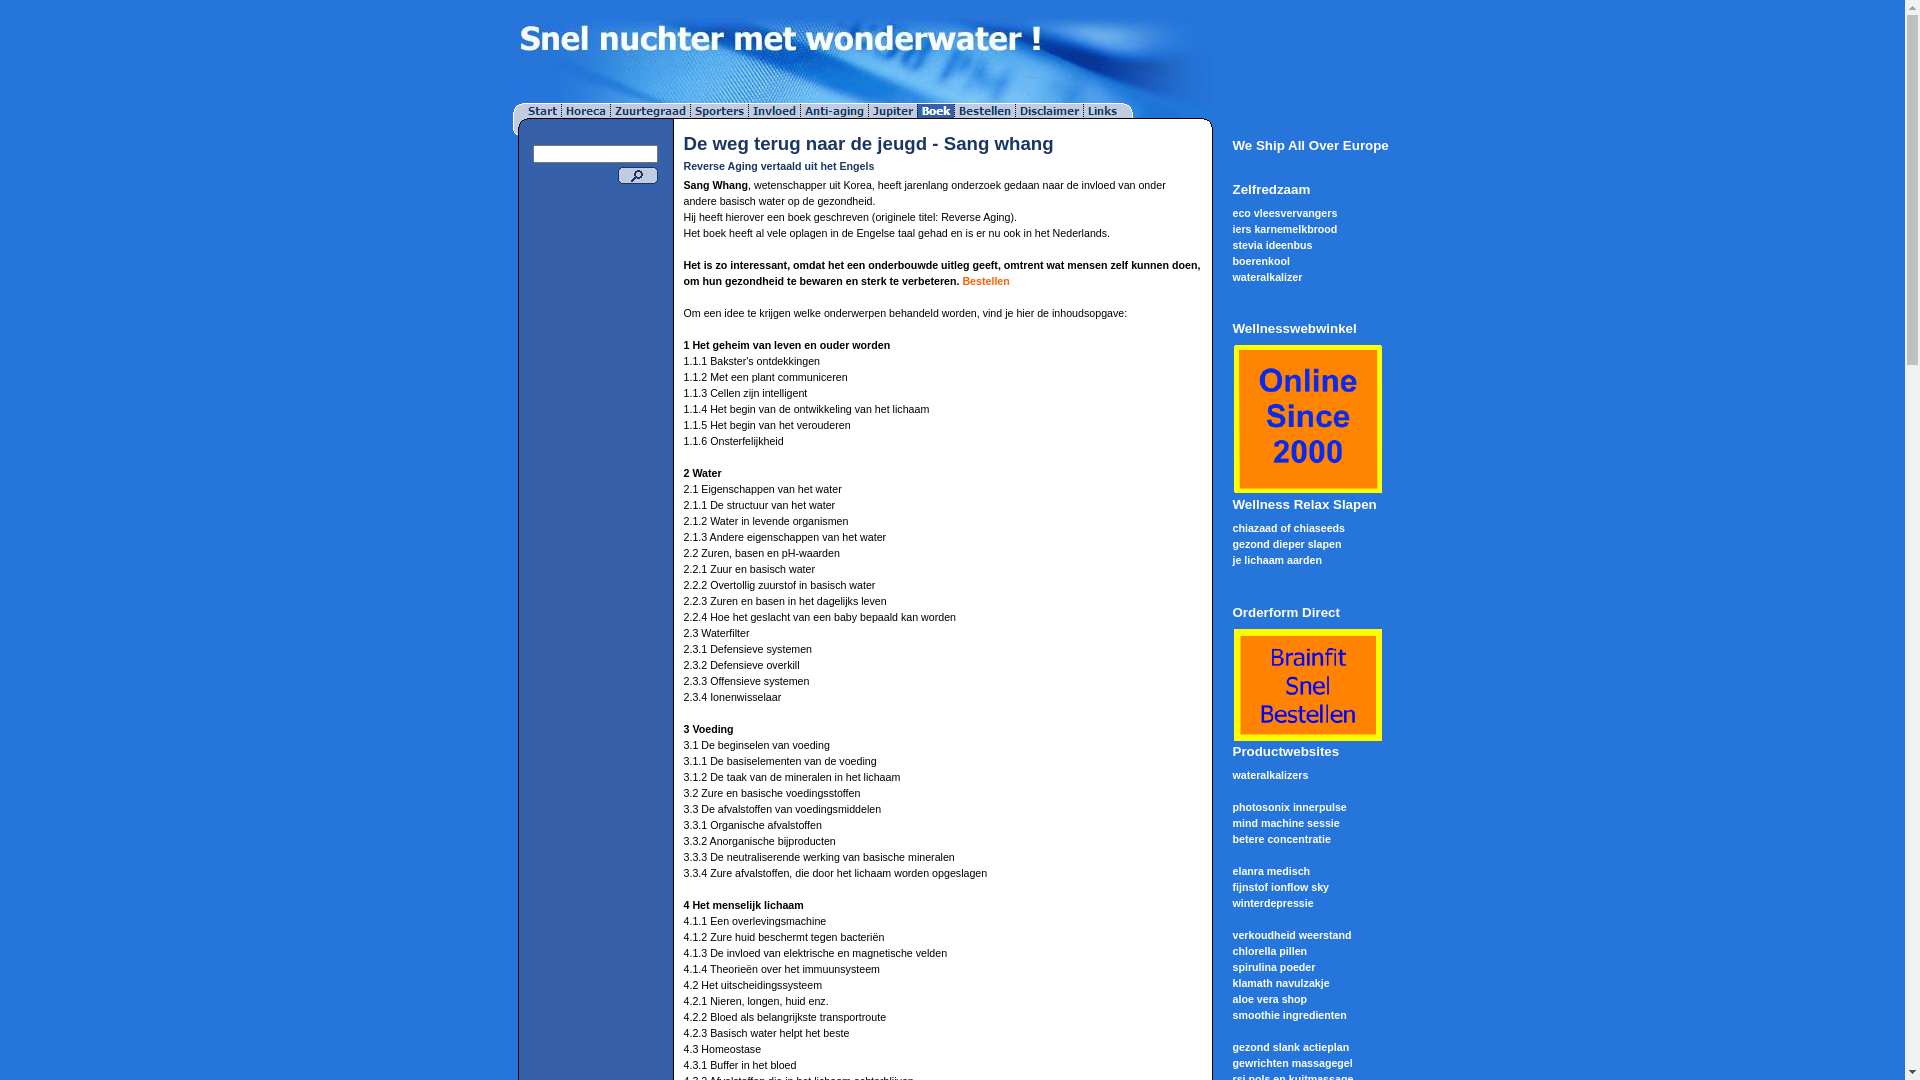  I want to click on 'aloe vera shop', so click(1231, 999).